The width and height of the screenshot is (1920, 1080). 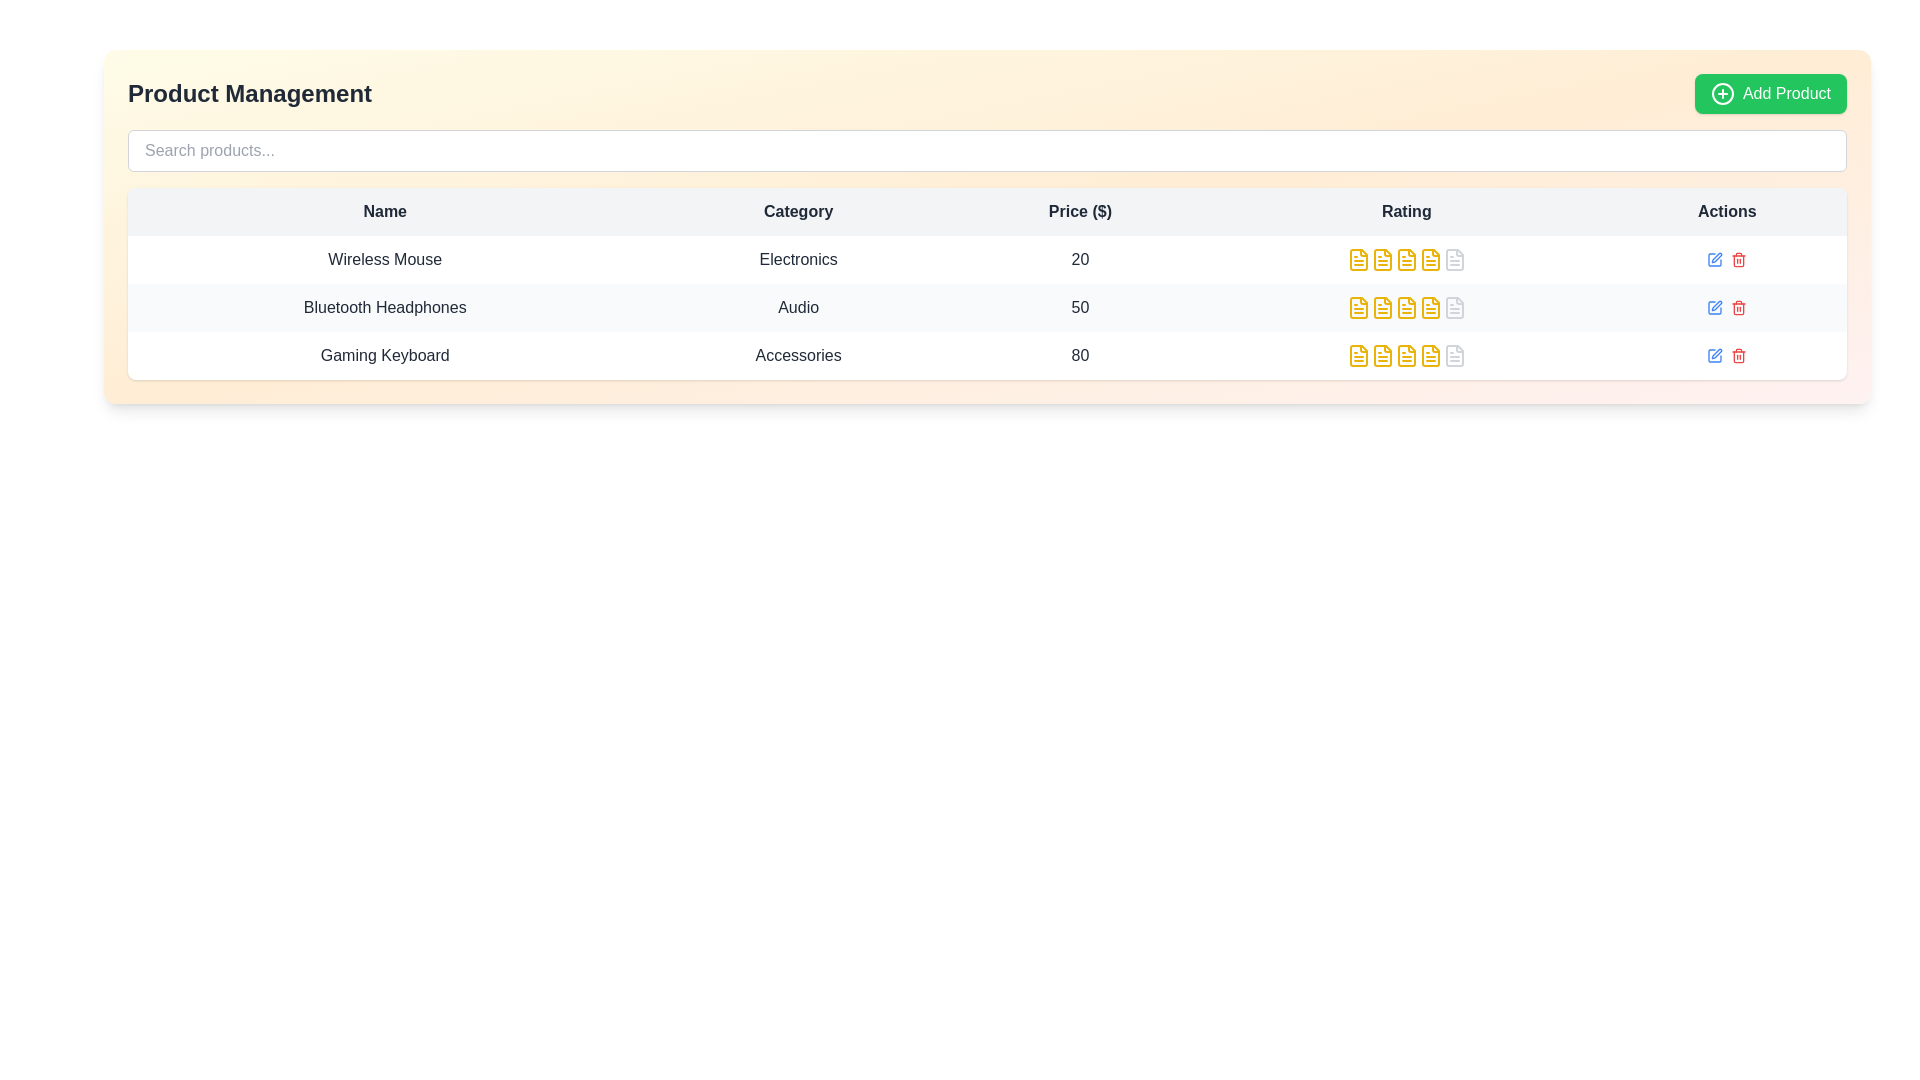 I want to click on the document icon in the last row of the table under the 'Rating' column, so click(x=1454, y=354).